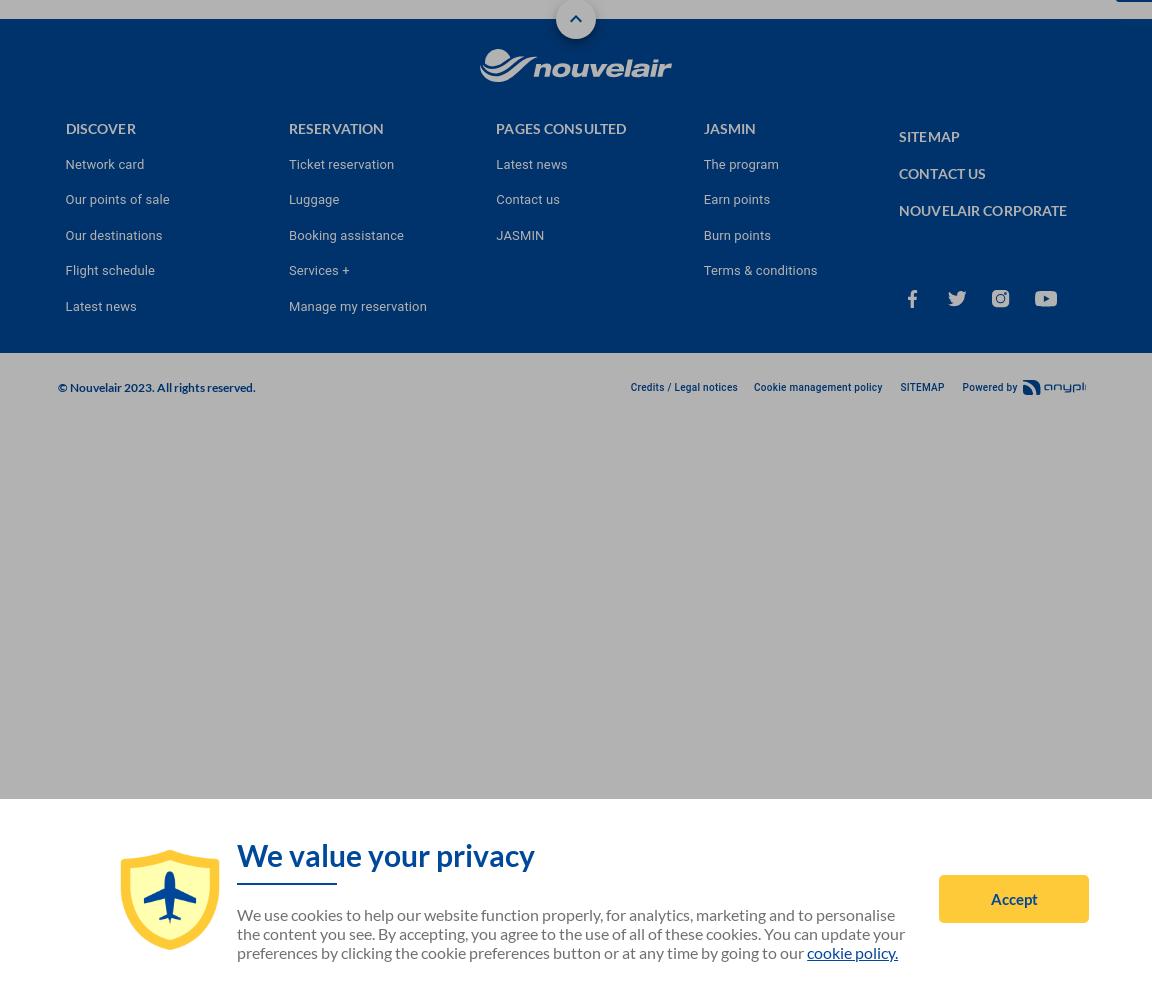 This screenshot has width=1152, height=1000. Describe the element at coordinates (898, 135) in the screenshot. I see `'Sitemap'` at that location.